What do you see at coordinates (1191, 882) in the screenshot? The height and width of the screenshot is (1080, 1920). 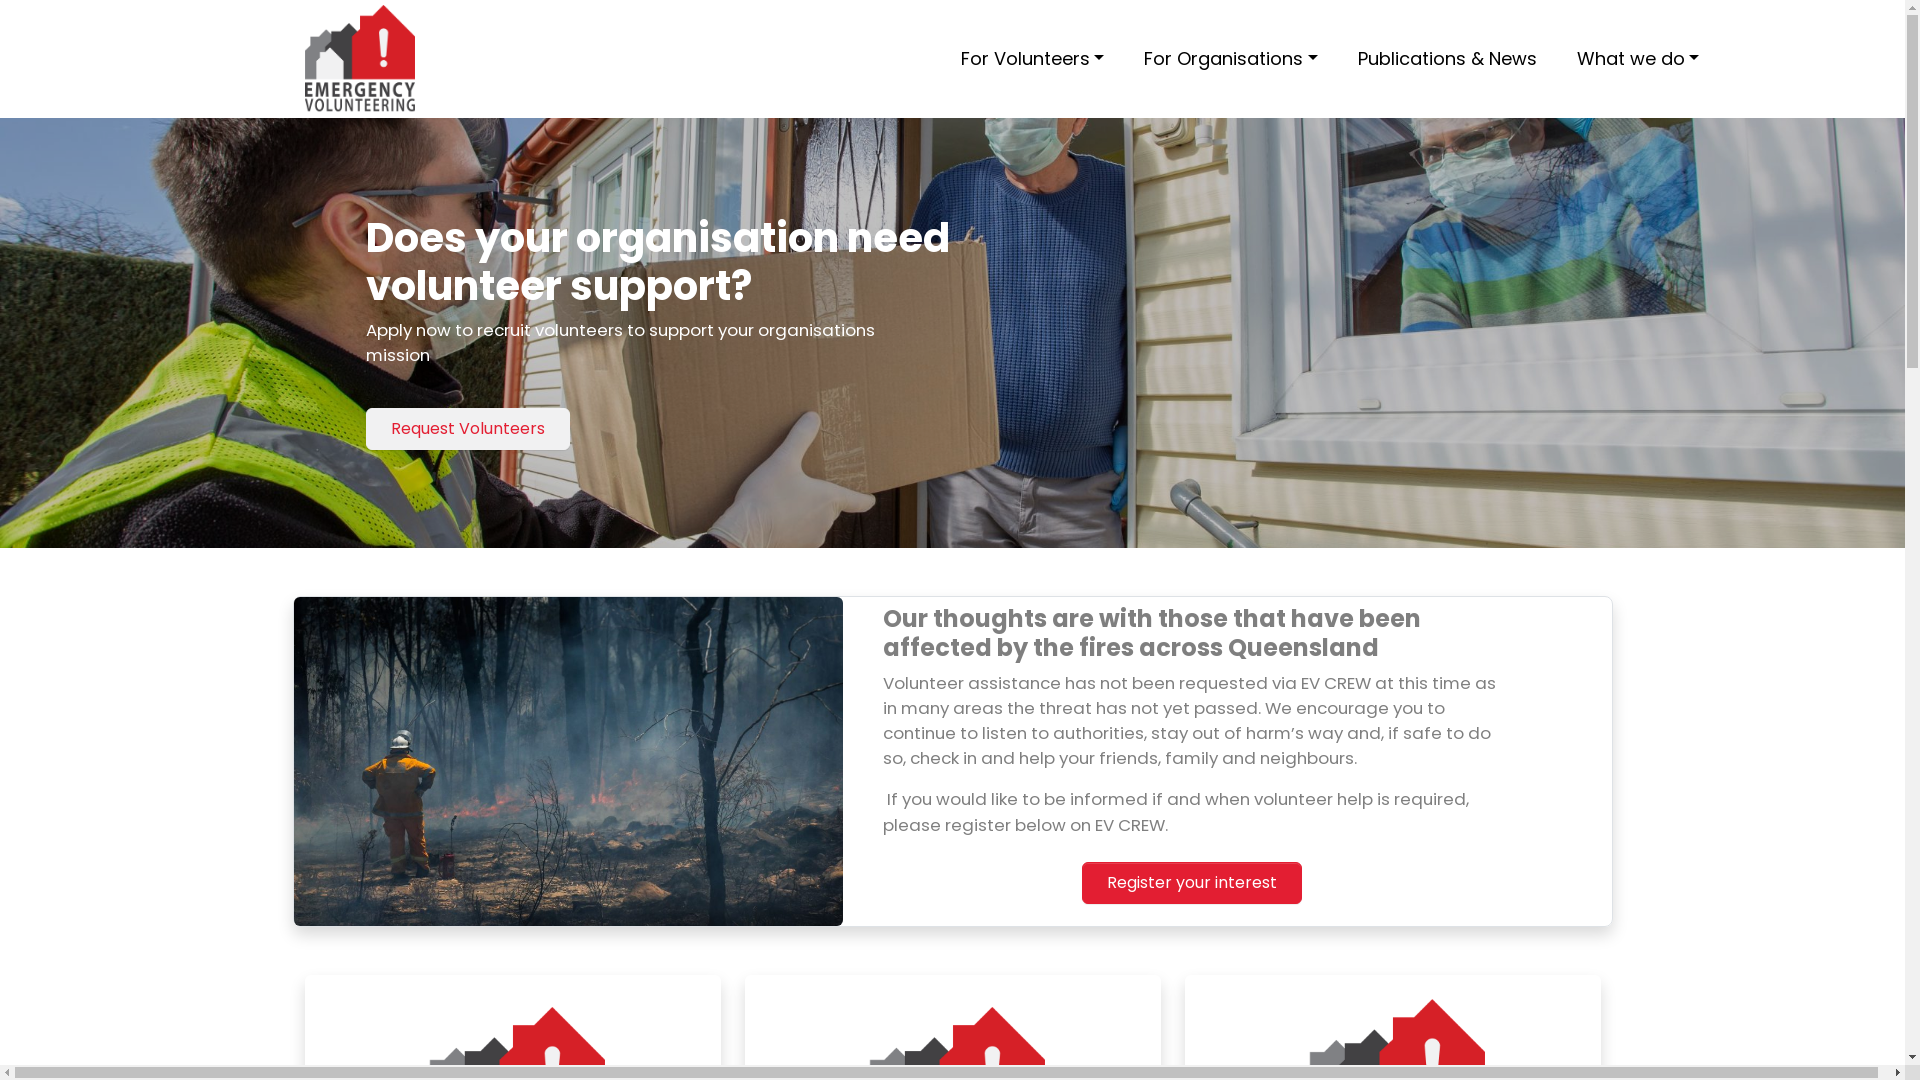 I see `'Register your interest'` at bounding box center [1191, 882].